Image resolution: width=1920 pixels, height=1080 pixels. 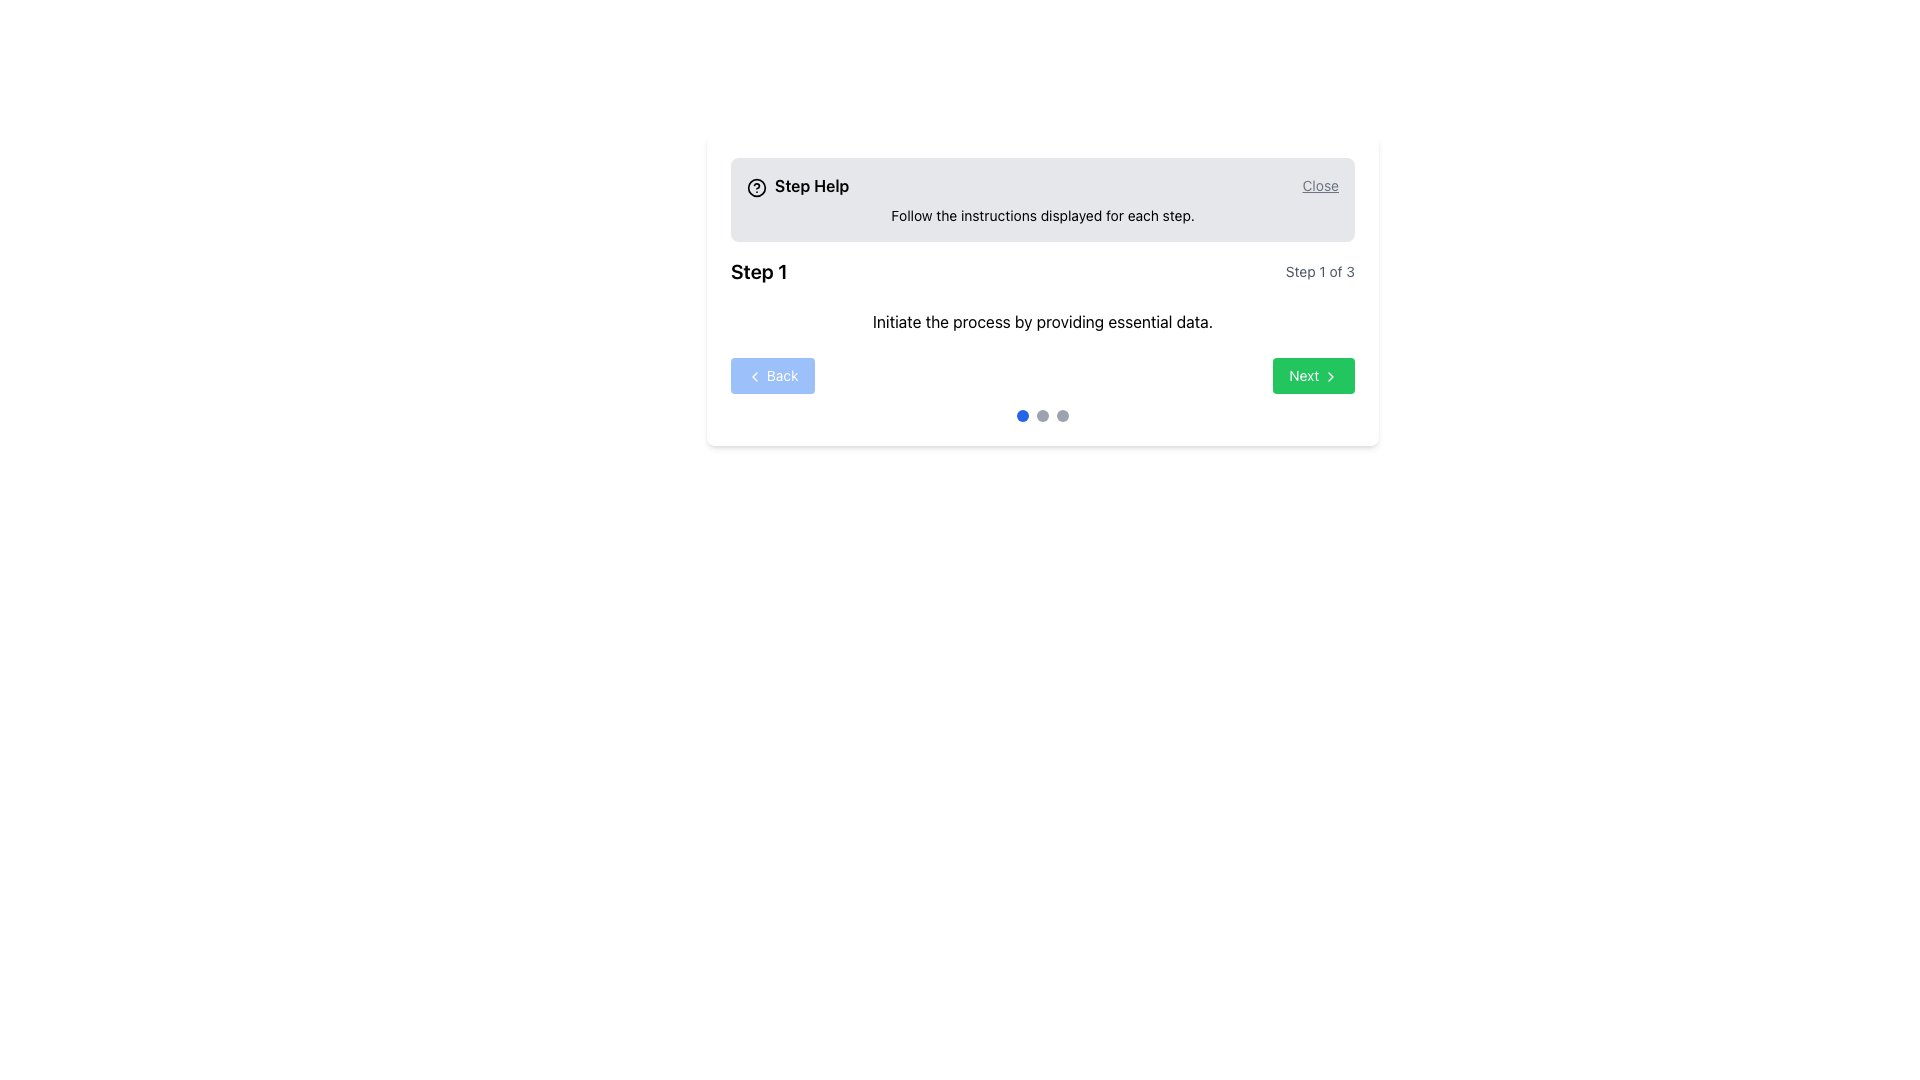 I want to click on the third circular step progress indicator with a gray background located at the bottom center of the modal, so click(x=1061, y=415).